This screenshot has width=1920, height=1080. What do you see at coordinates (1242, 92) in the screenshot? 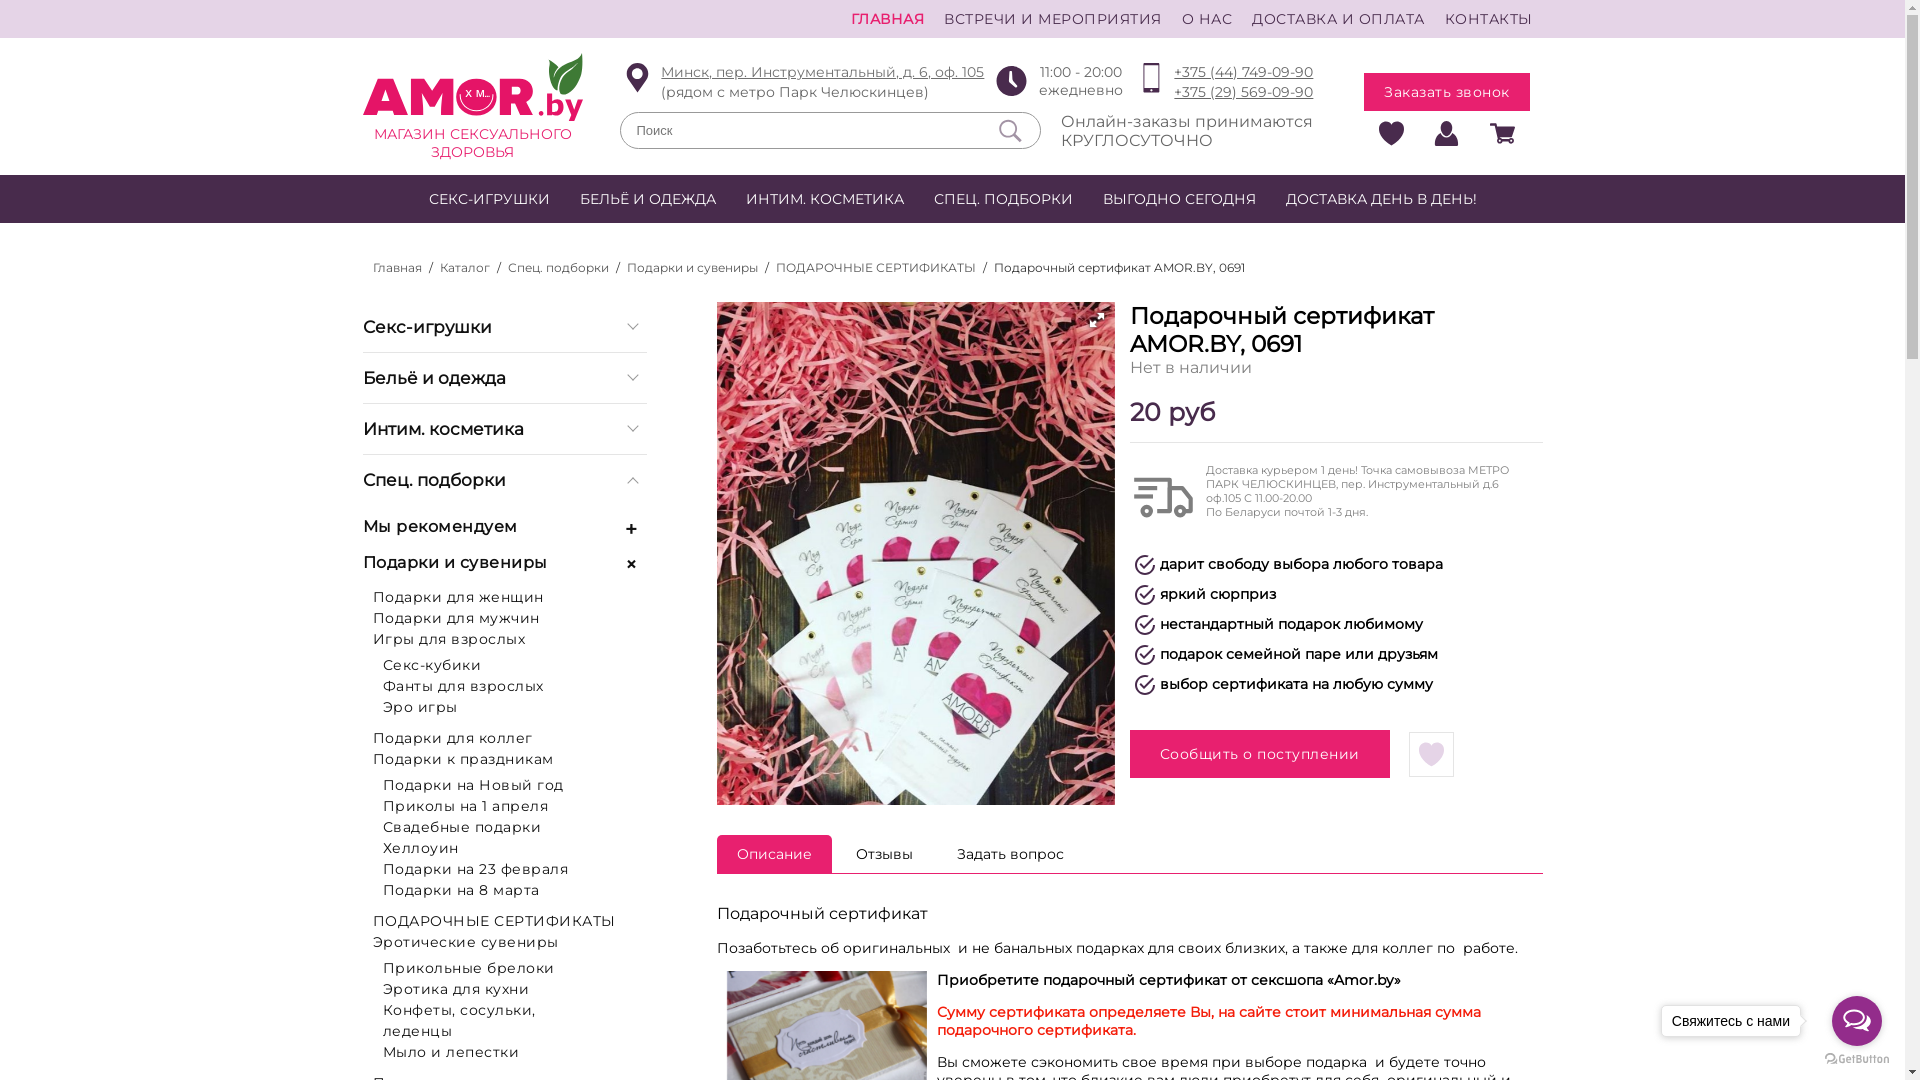
I see `'+375 (29) 569-09-90'` at bounding box center [1242, 92].